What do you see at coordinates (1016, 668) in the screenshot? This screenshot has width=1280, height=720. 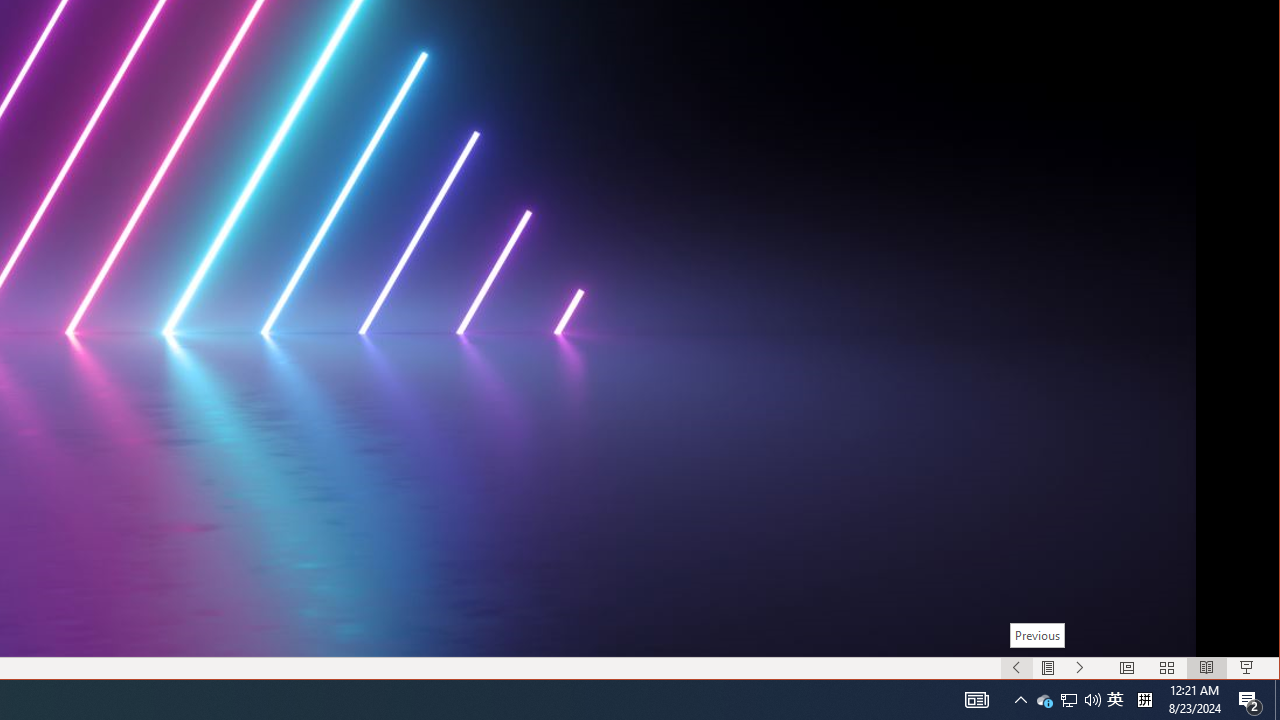 I see `'Slide Show Previous On'` at bounding box center [1016, 668].